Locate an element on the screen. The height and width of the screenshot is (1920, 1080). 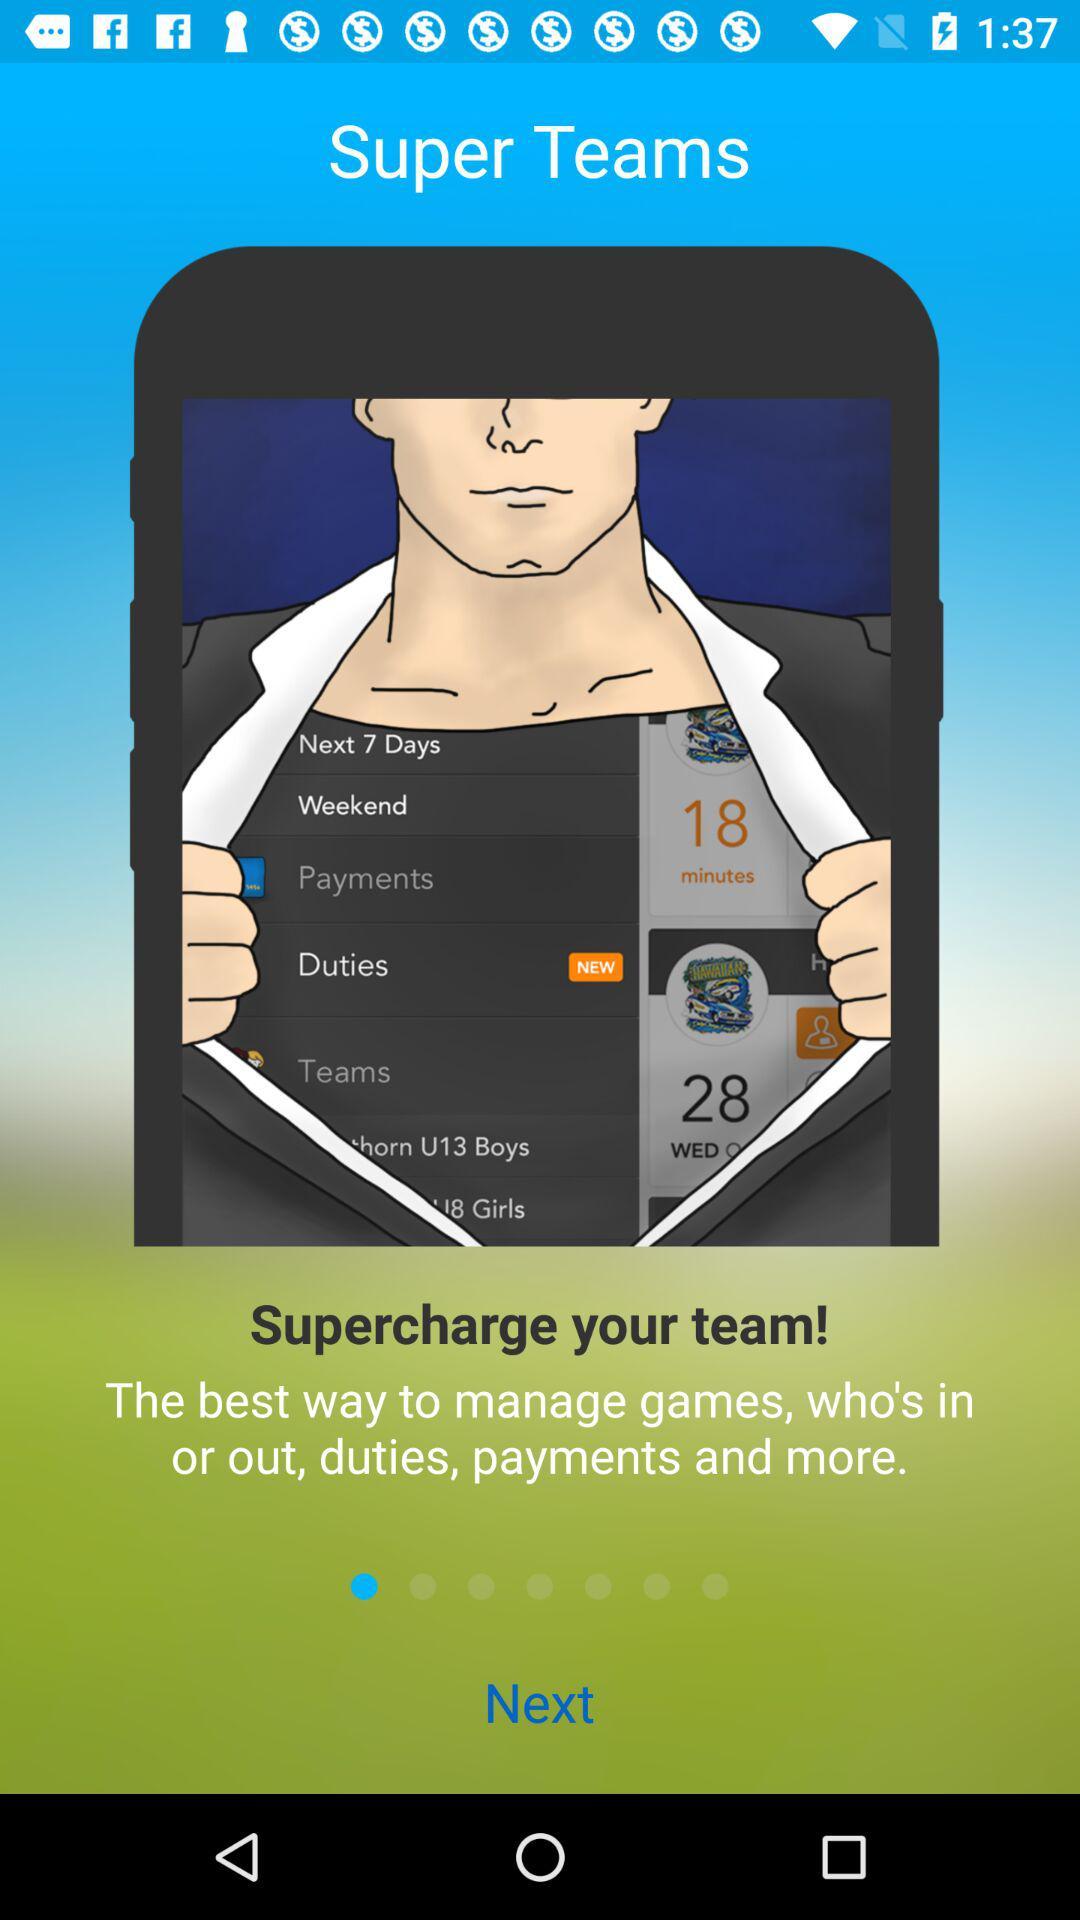
advance to a later slide is located at coordinates (597, 1585).